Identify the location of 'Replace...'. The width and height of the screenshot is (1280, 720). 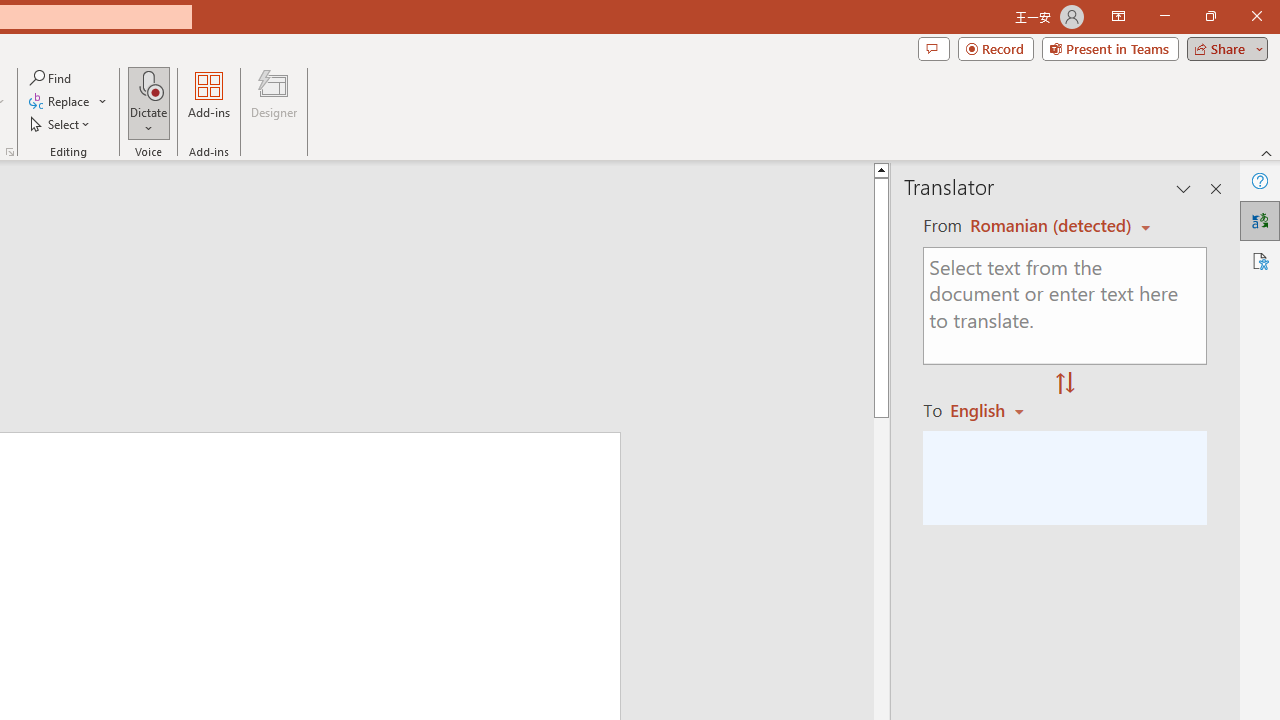
(69, 101).